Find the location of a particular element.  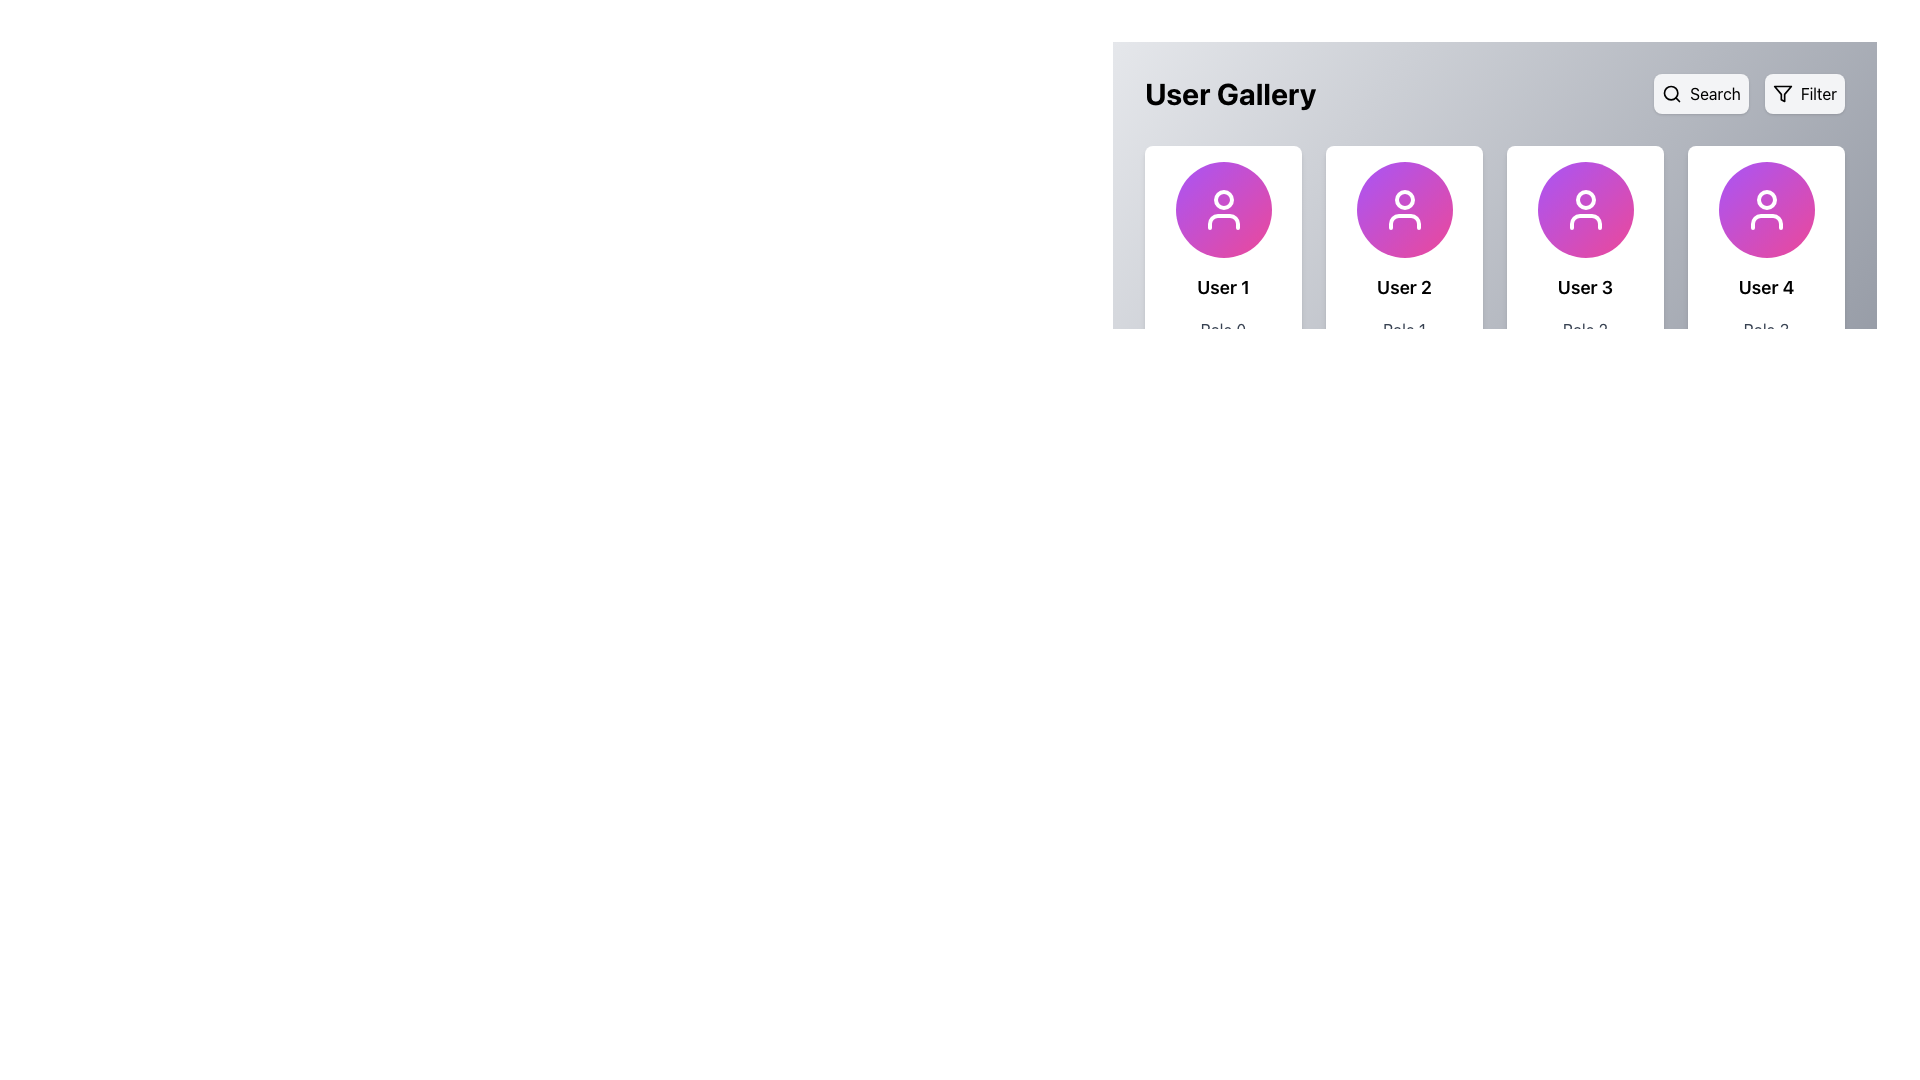

the third user card in the 'User Gallery' section, which contains the icon of a user, the name 'User 3', the role 'Role 2', and a blue button labeled 'View Profile' is located at coordinates (1584, 292).